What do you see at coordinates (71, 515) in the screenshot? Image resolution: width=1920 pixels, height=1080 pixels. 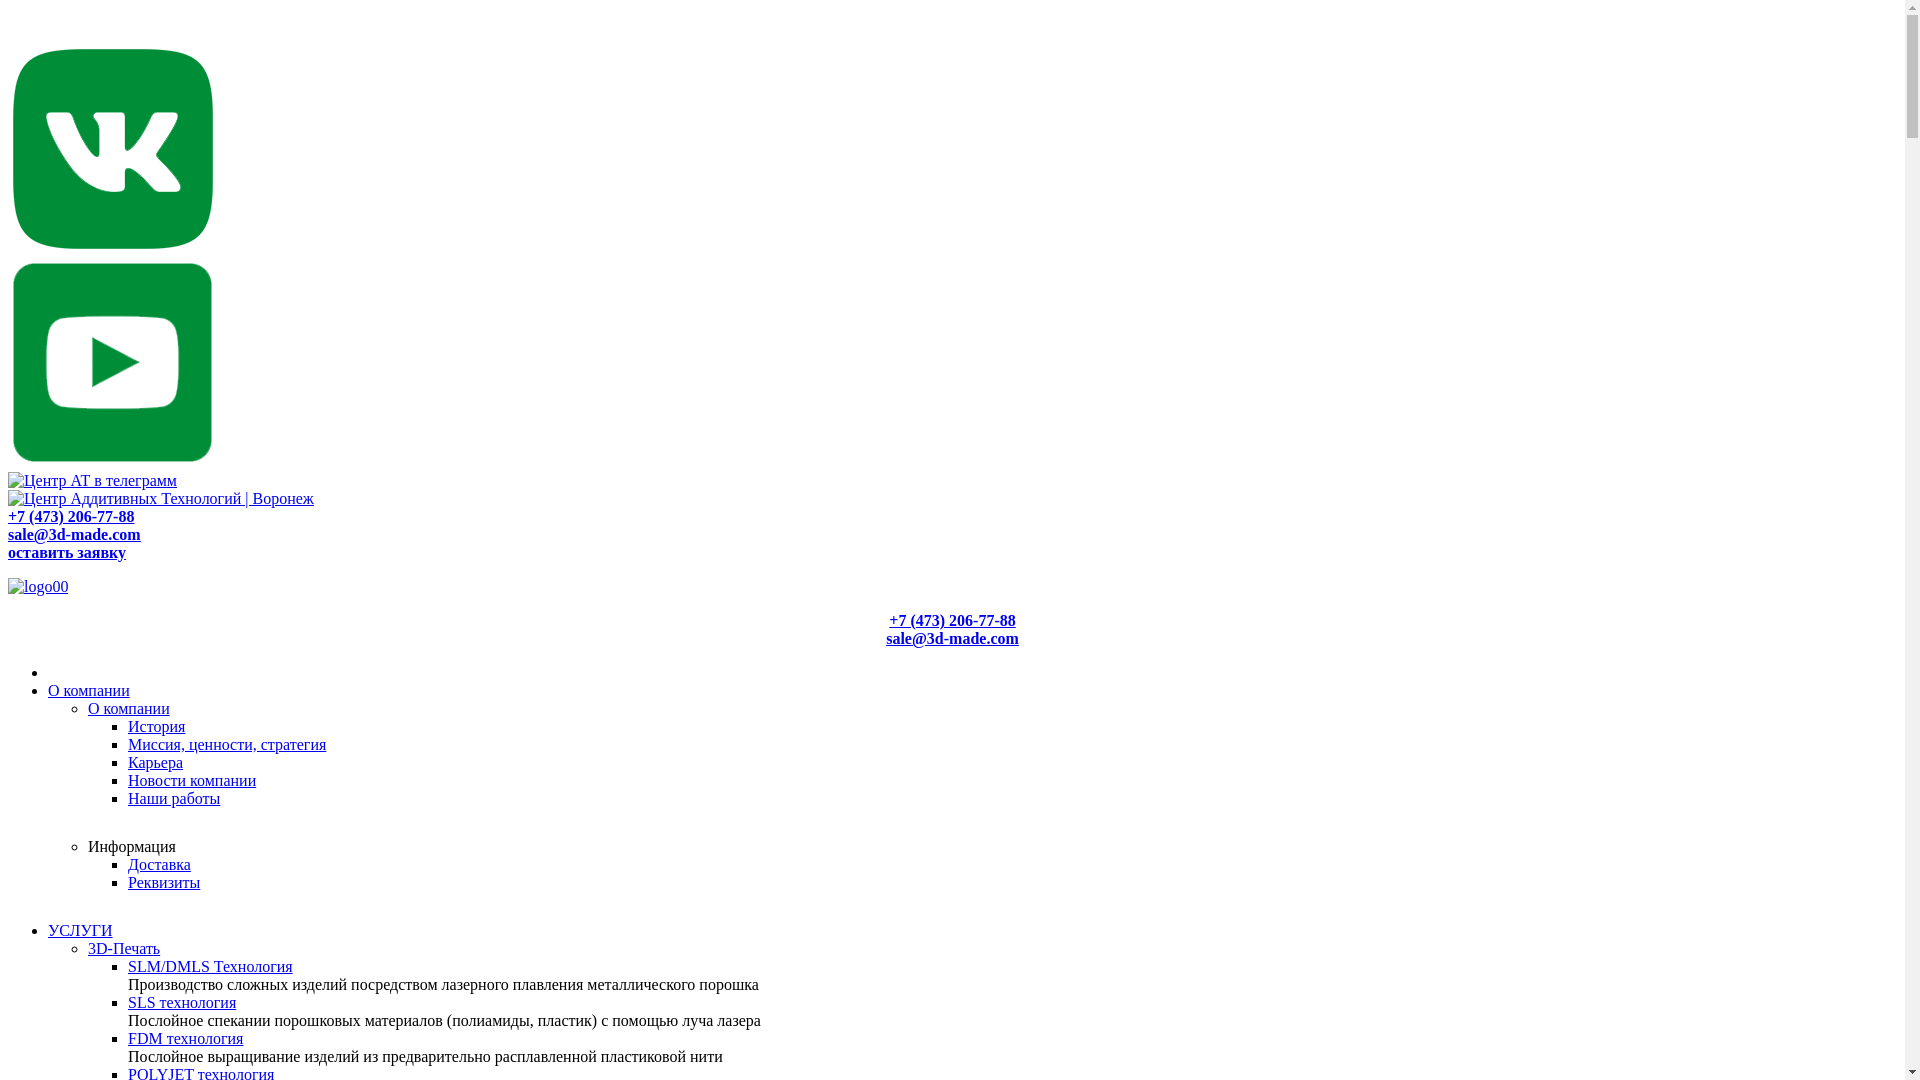 I see `'+7 (473) 206-77-88'` at bounding box center [71, 515].